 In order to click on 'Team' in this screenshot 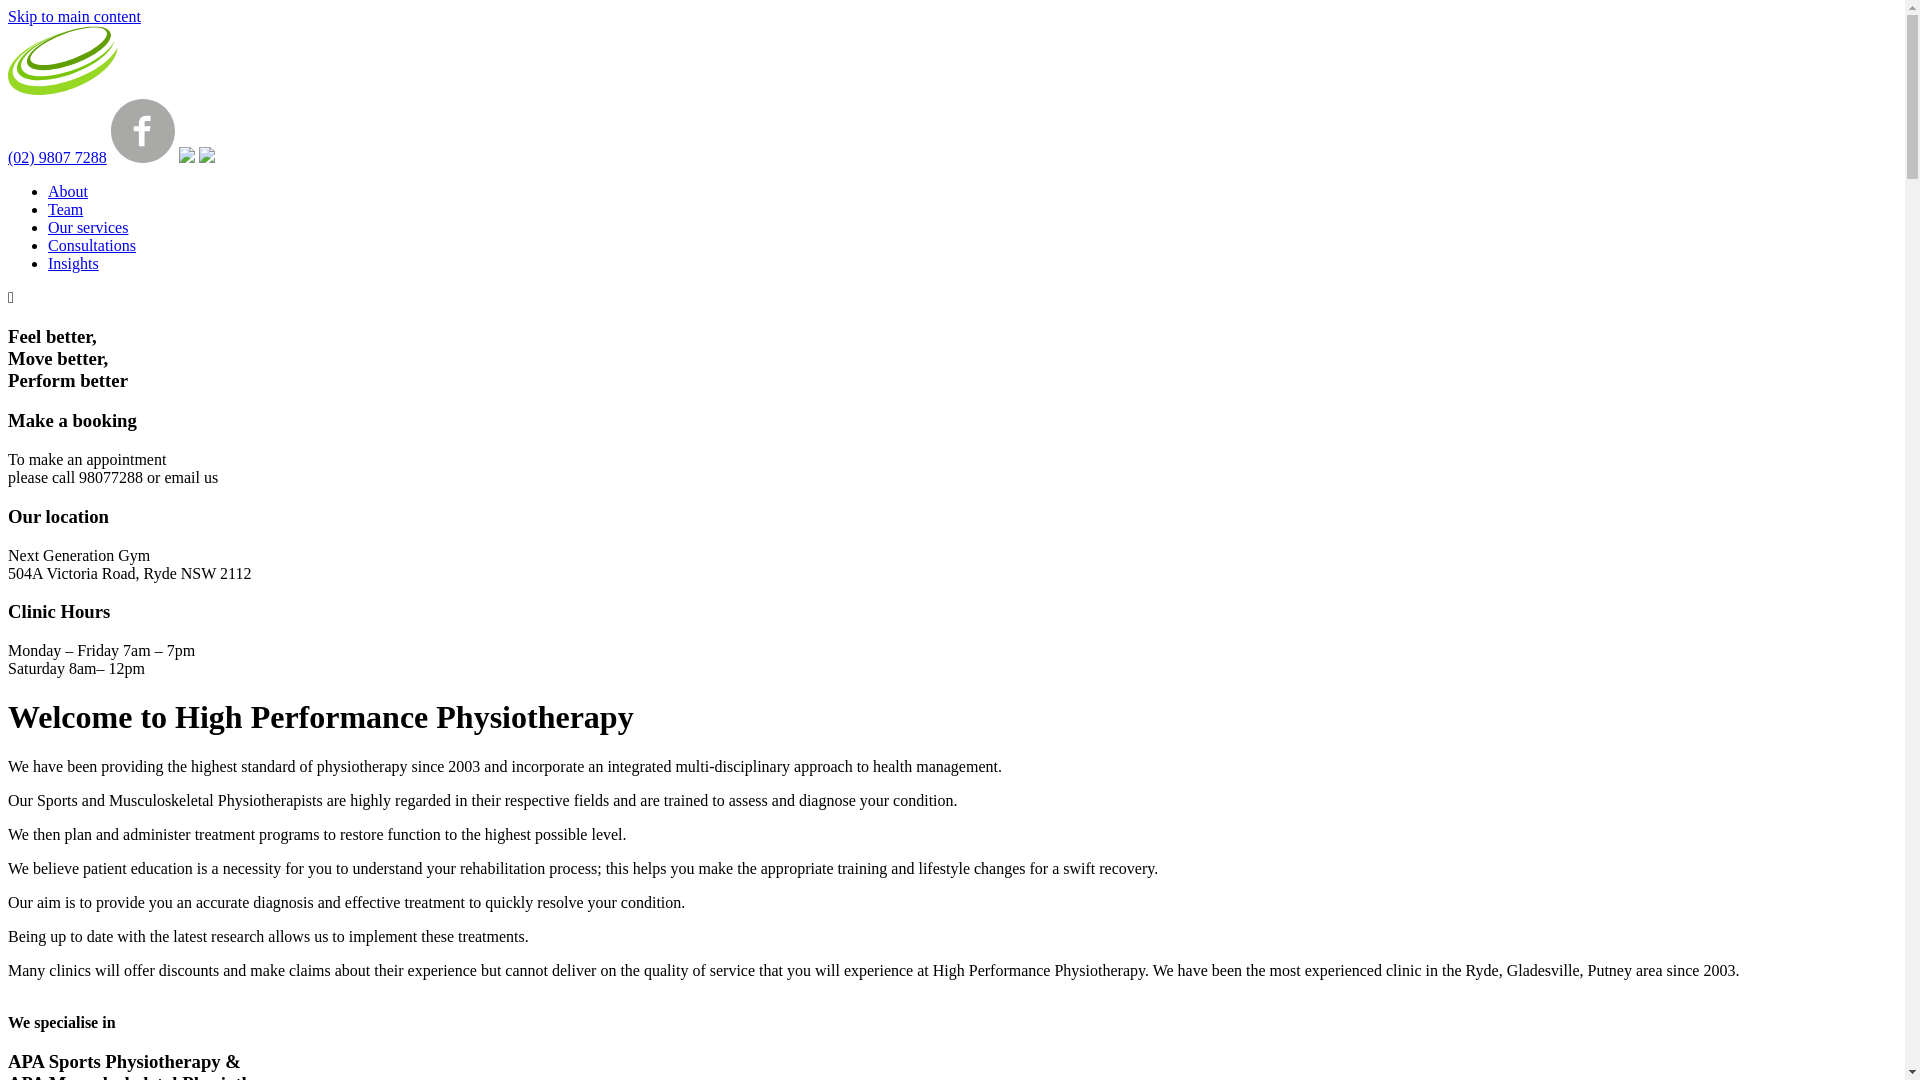, I will do `click(65, 209)`.